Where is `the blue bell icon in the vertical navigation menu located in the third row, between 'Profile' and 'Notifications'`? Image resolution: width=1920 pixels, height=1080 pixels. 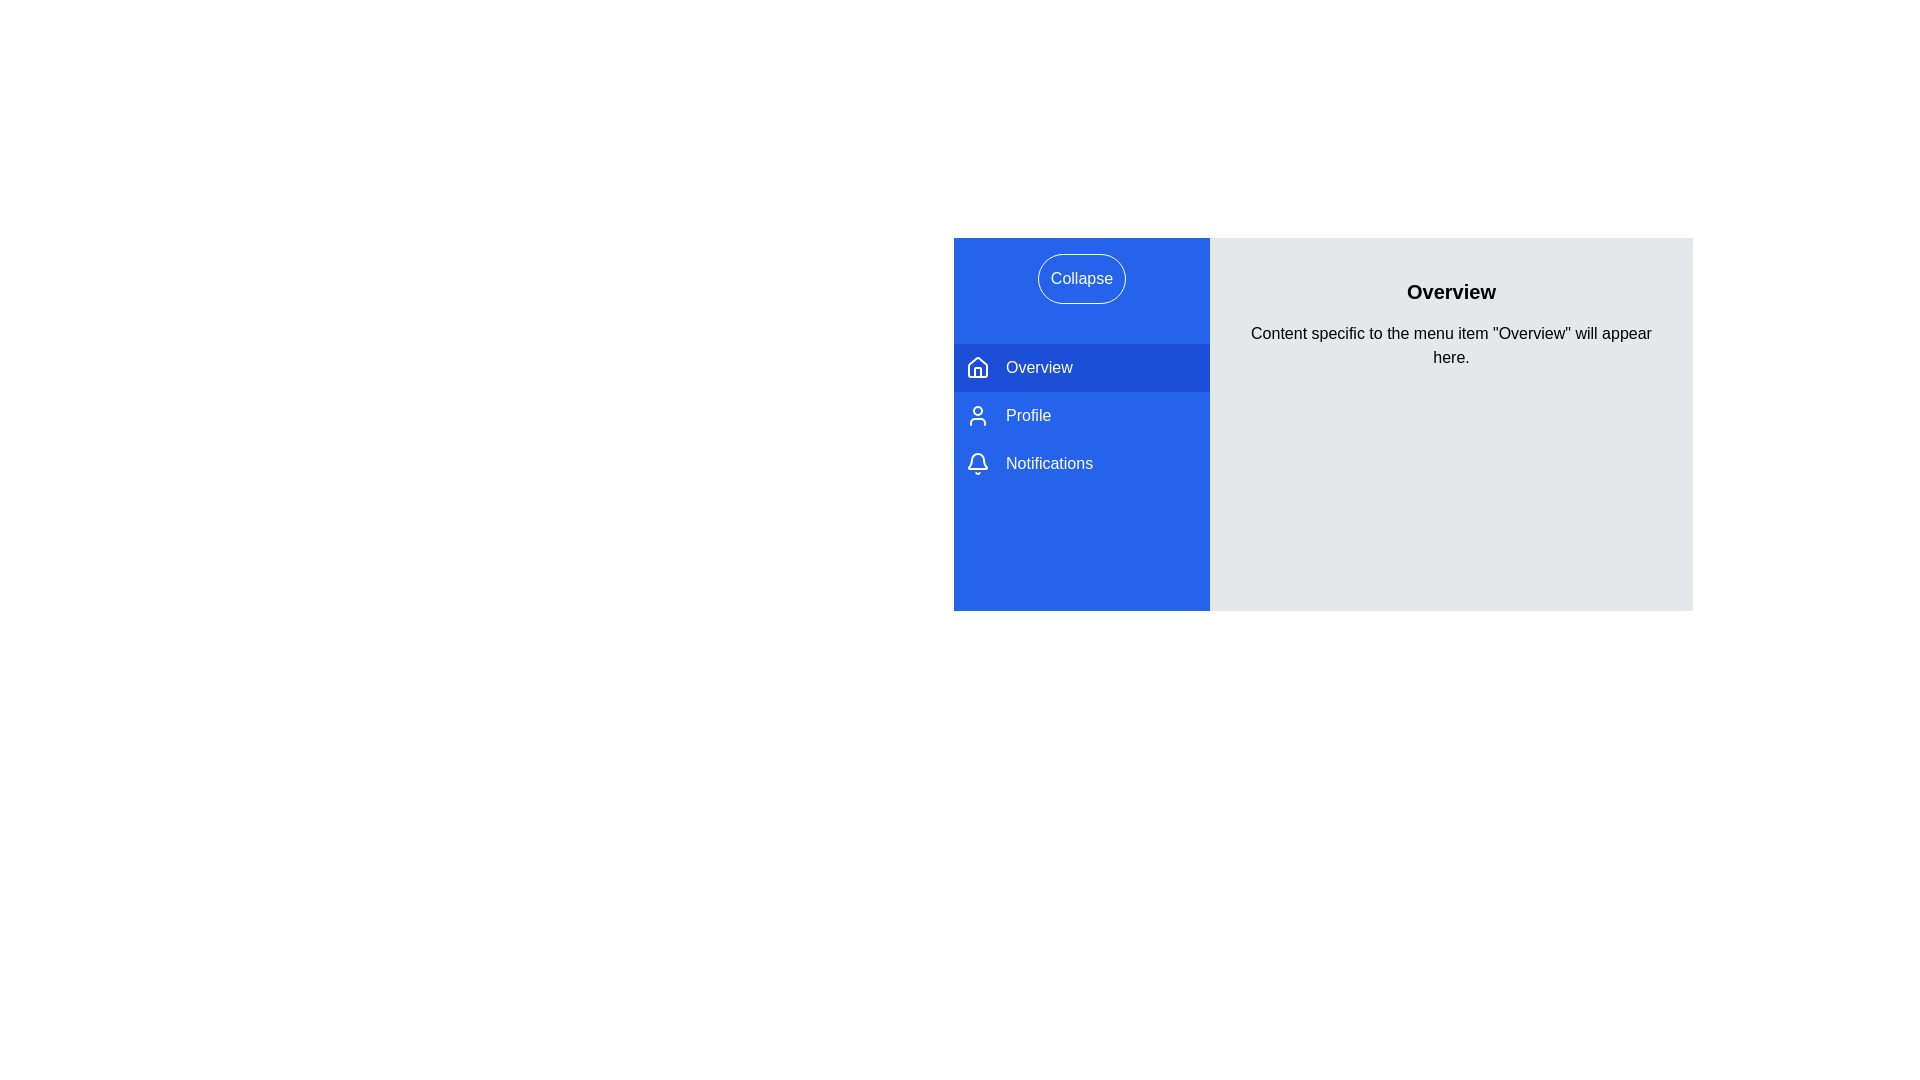 the blue bell icon in the vertical navigation menu located in the third row, between 'Profile' and 'Notifications' is located at coordinates (978, 463).